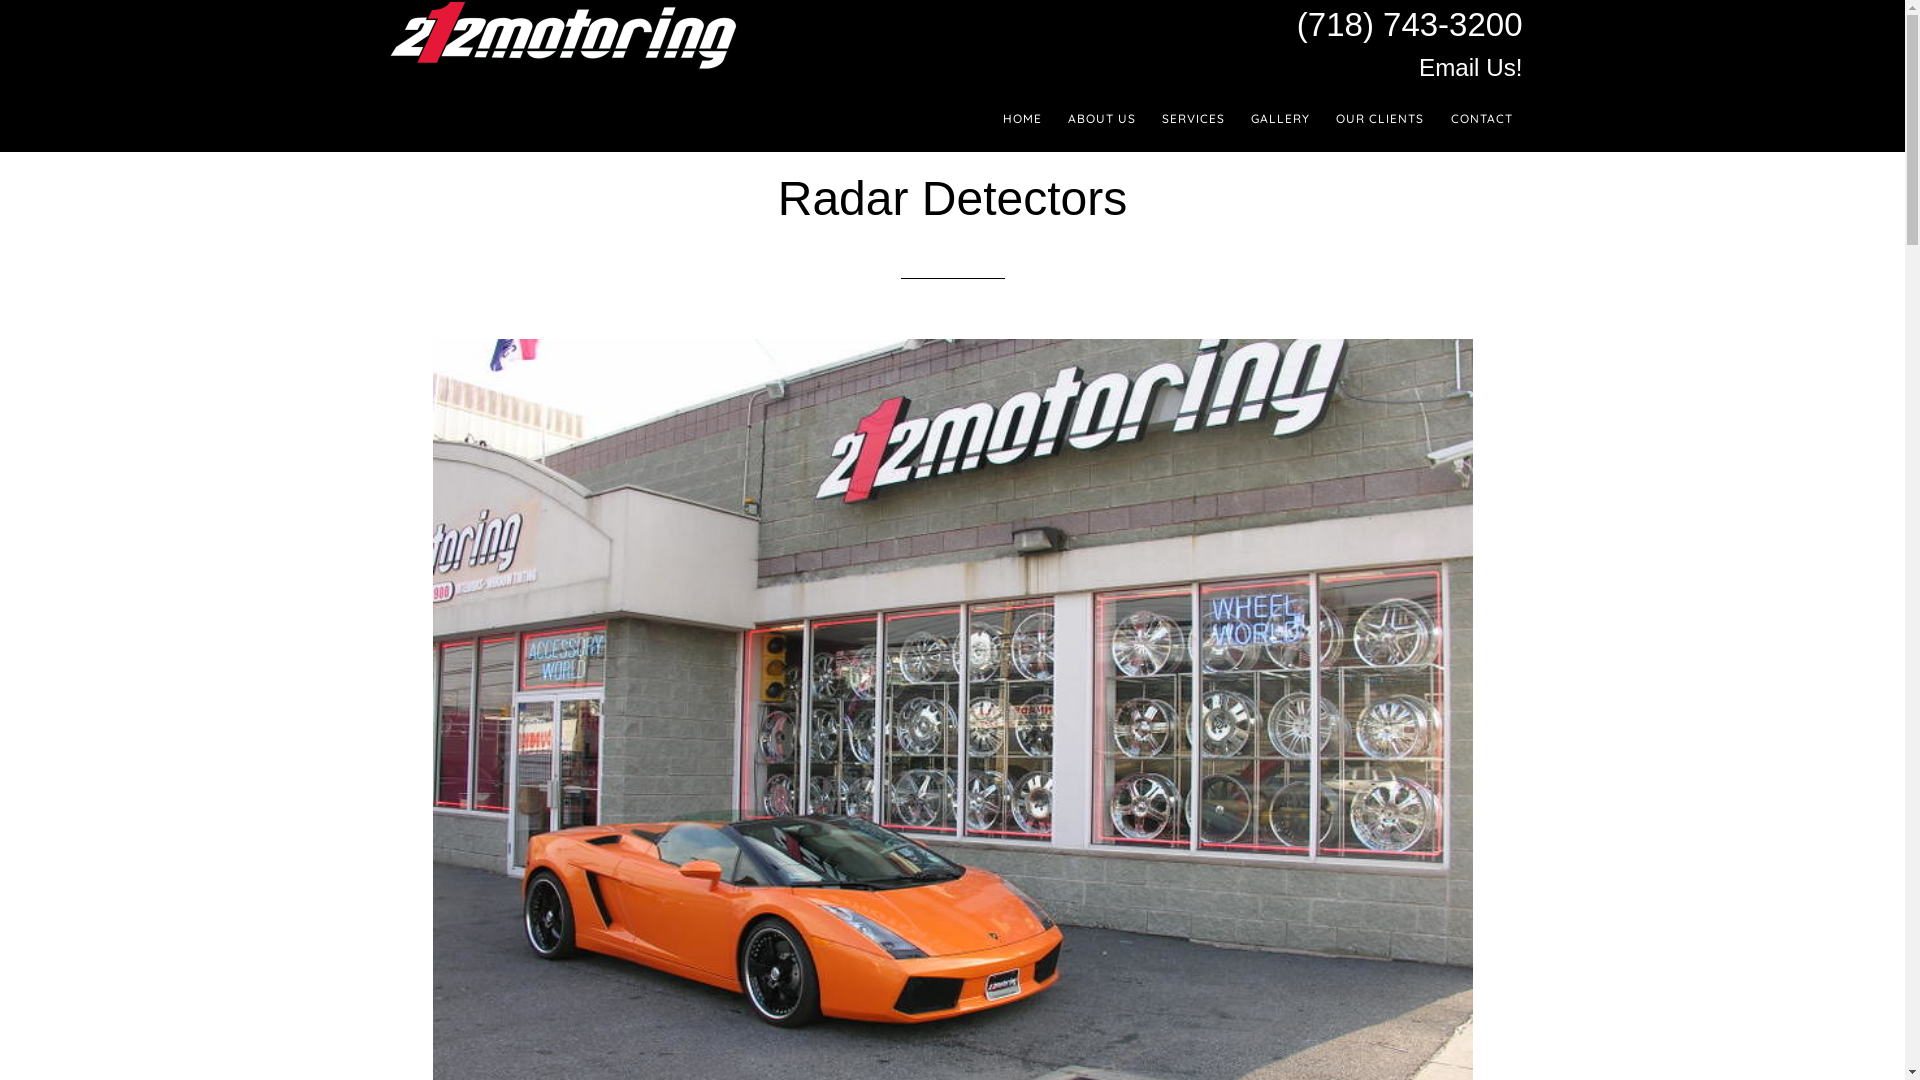  What do you see at coordinates (1280, 119) in the screenshot?
I see `'GALLERY'` at bounding box center [1280, 119].